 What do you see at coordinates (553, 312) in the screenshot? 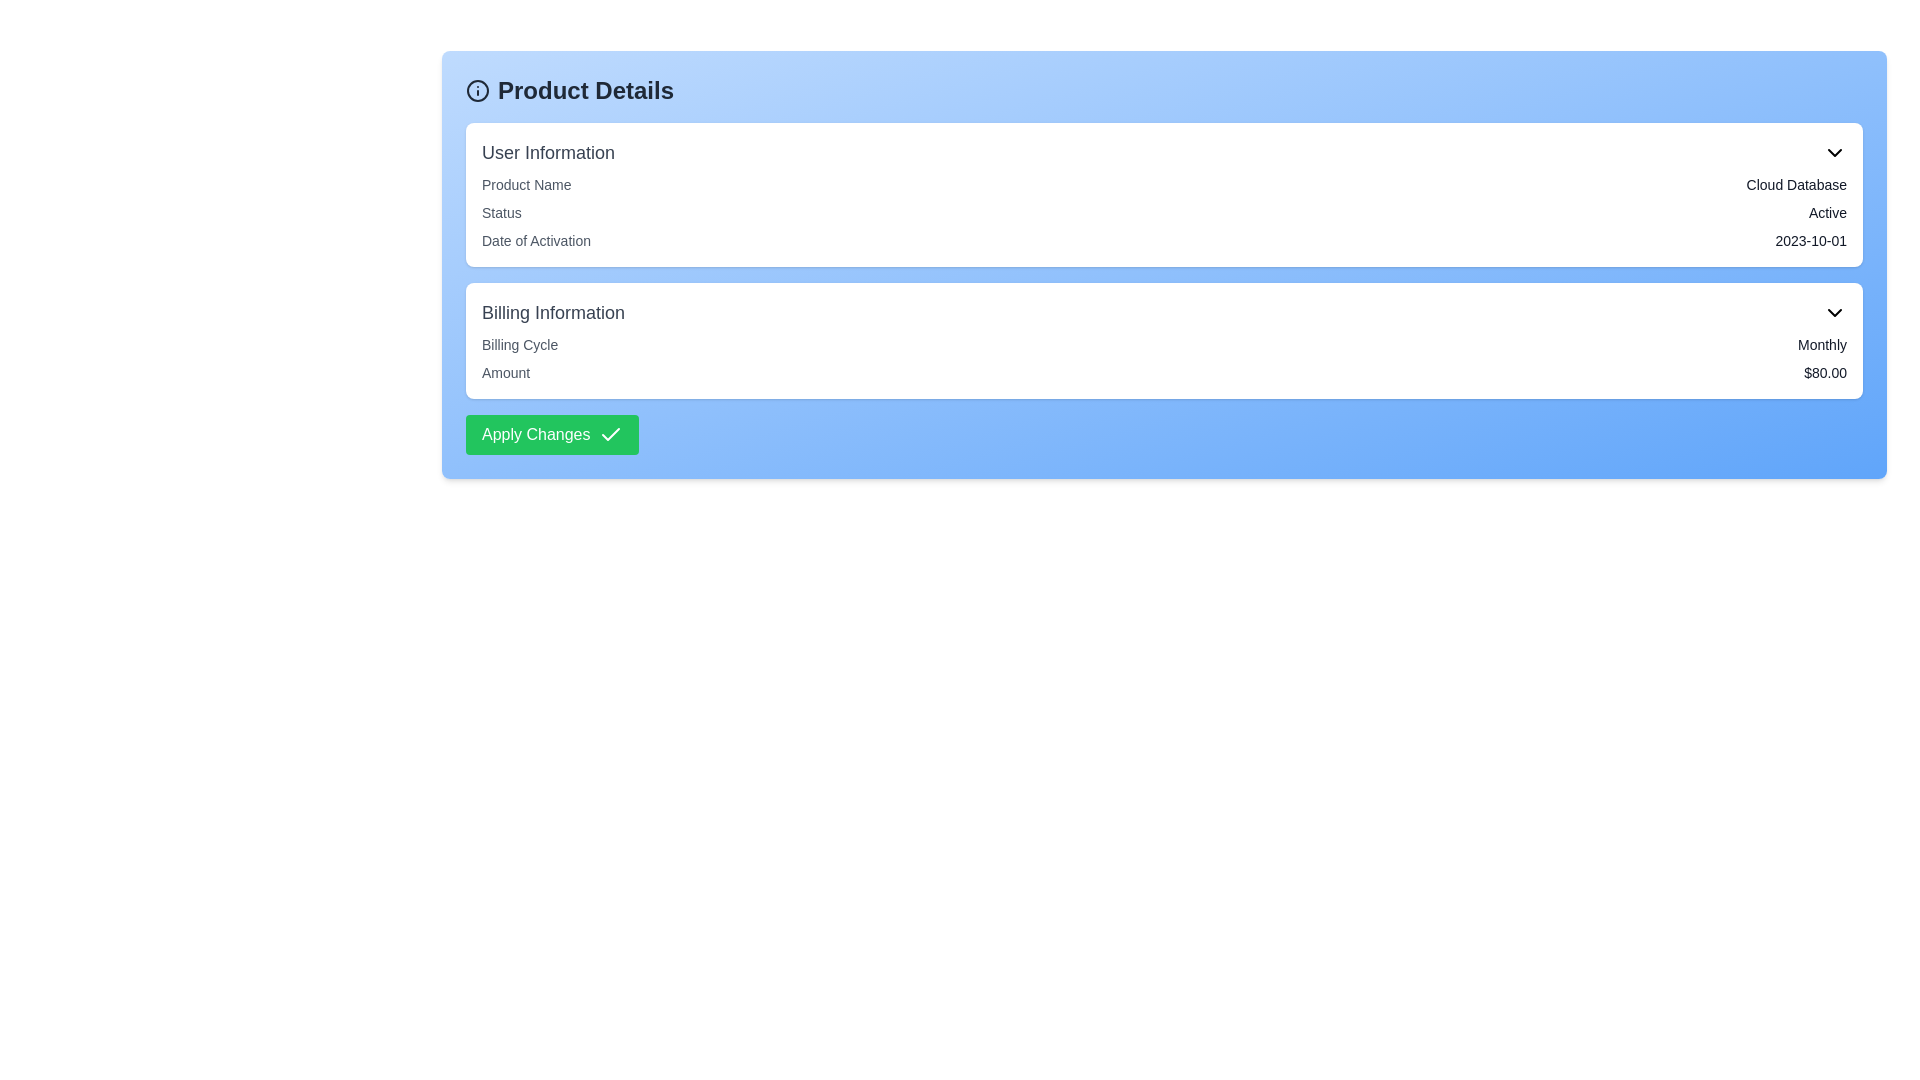
I see `the 'Billing Information' text label, which is a medium-sized gray text aligned to the left above 'Billing Cycle' and 'Amount'` at bounding box center [553, 312].